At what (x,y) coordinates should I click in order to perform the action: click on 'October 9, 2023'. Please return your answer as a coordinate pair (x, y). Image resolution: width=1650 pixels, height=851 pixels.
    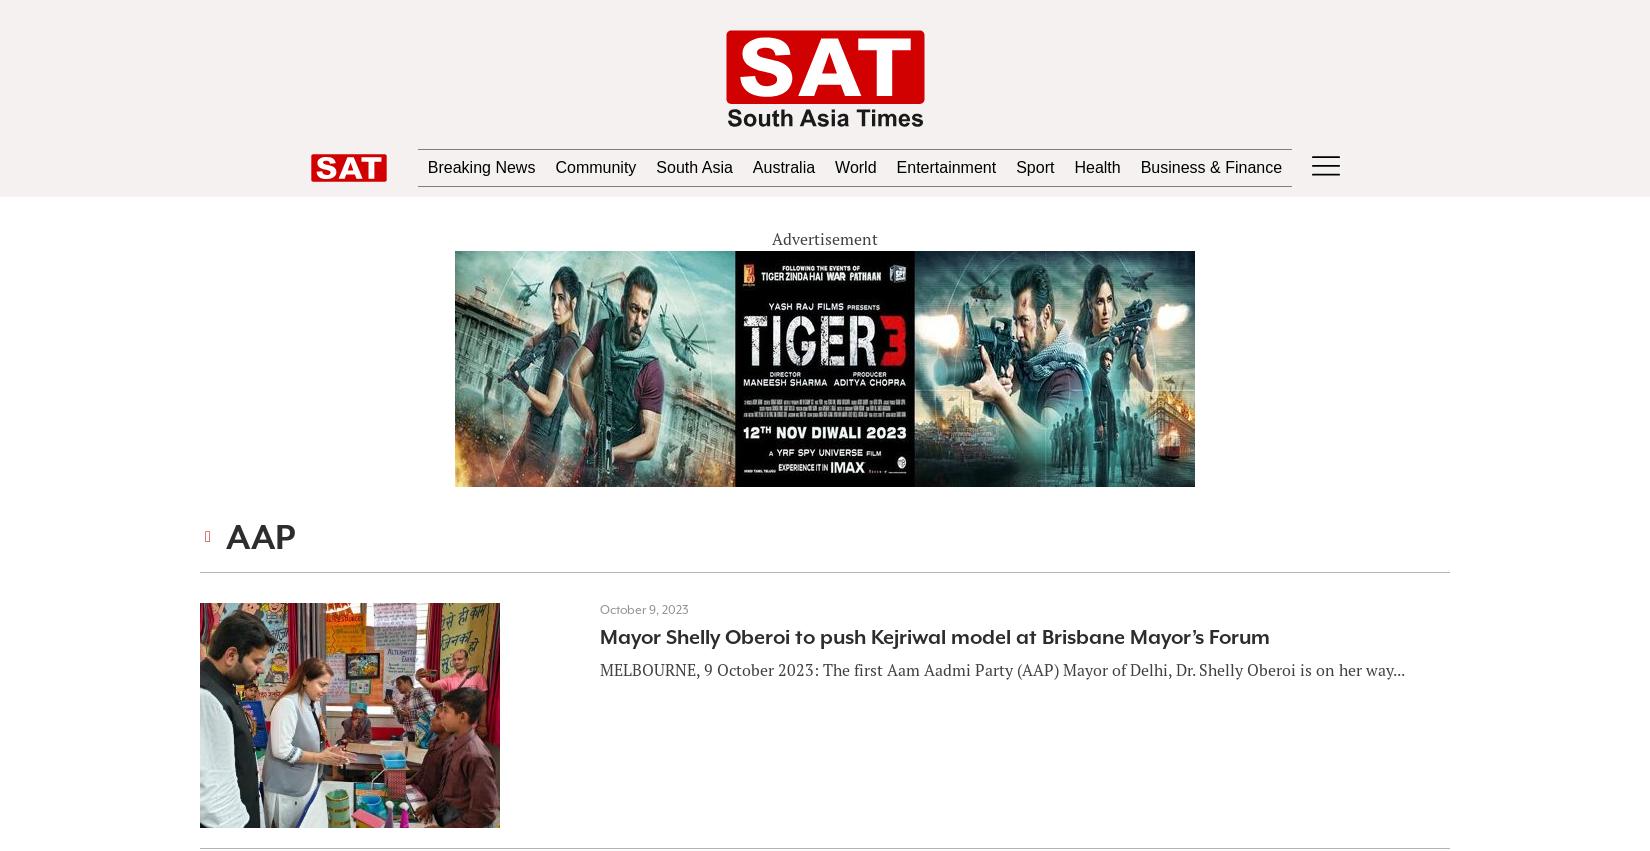
    Looking at the image, I should click on (642, 609).